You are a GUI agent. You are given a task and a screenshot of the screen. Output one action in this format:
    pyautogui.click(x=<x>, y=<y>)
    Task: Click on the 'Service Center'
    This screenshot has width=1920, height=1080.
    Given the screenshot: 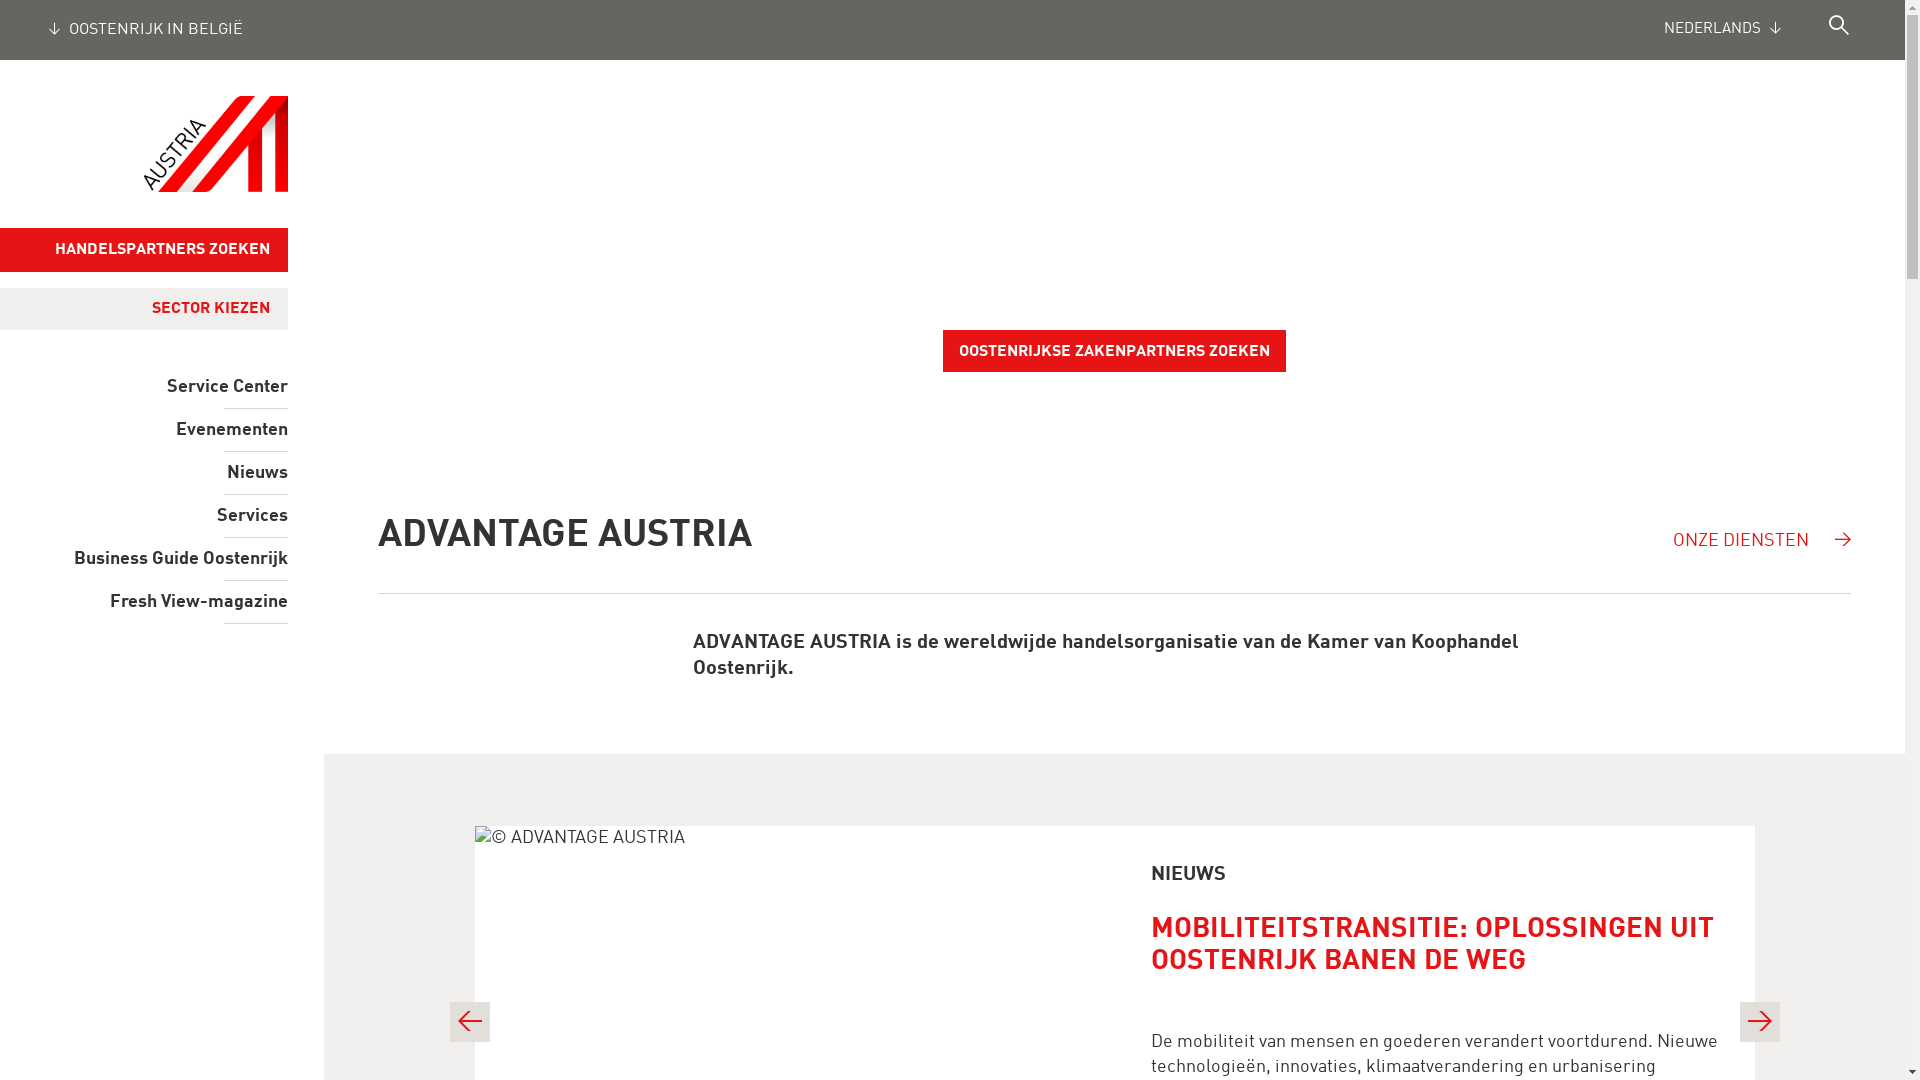 What is the action you would take?
    pyautogui.click(x=143, y=386)
    